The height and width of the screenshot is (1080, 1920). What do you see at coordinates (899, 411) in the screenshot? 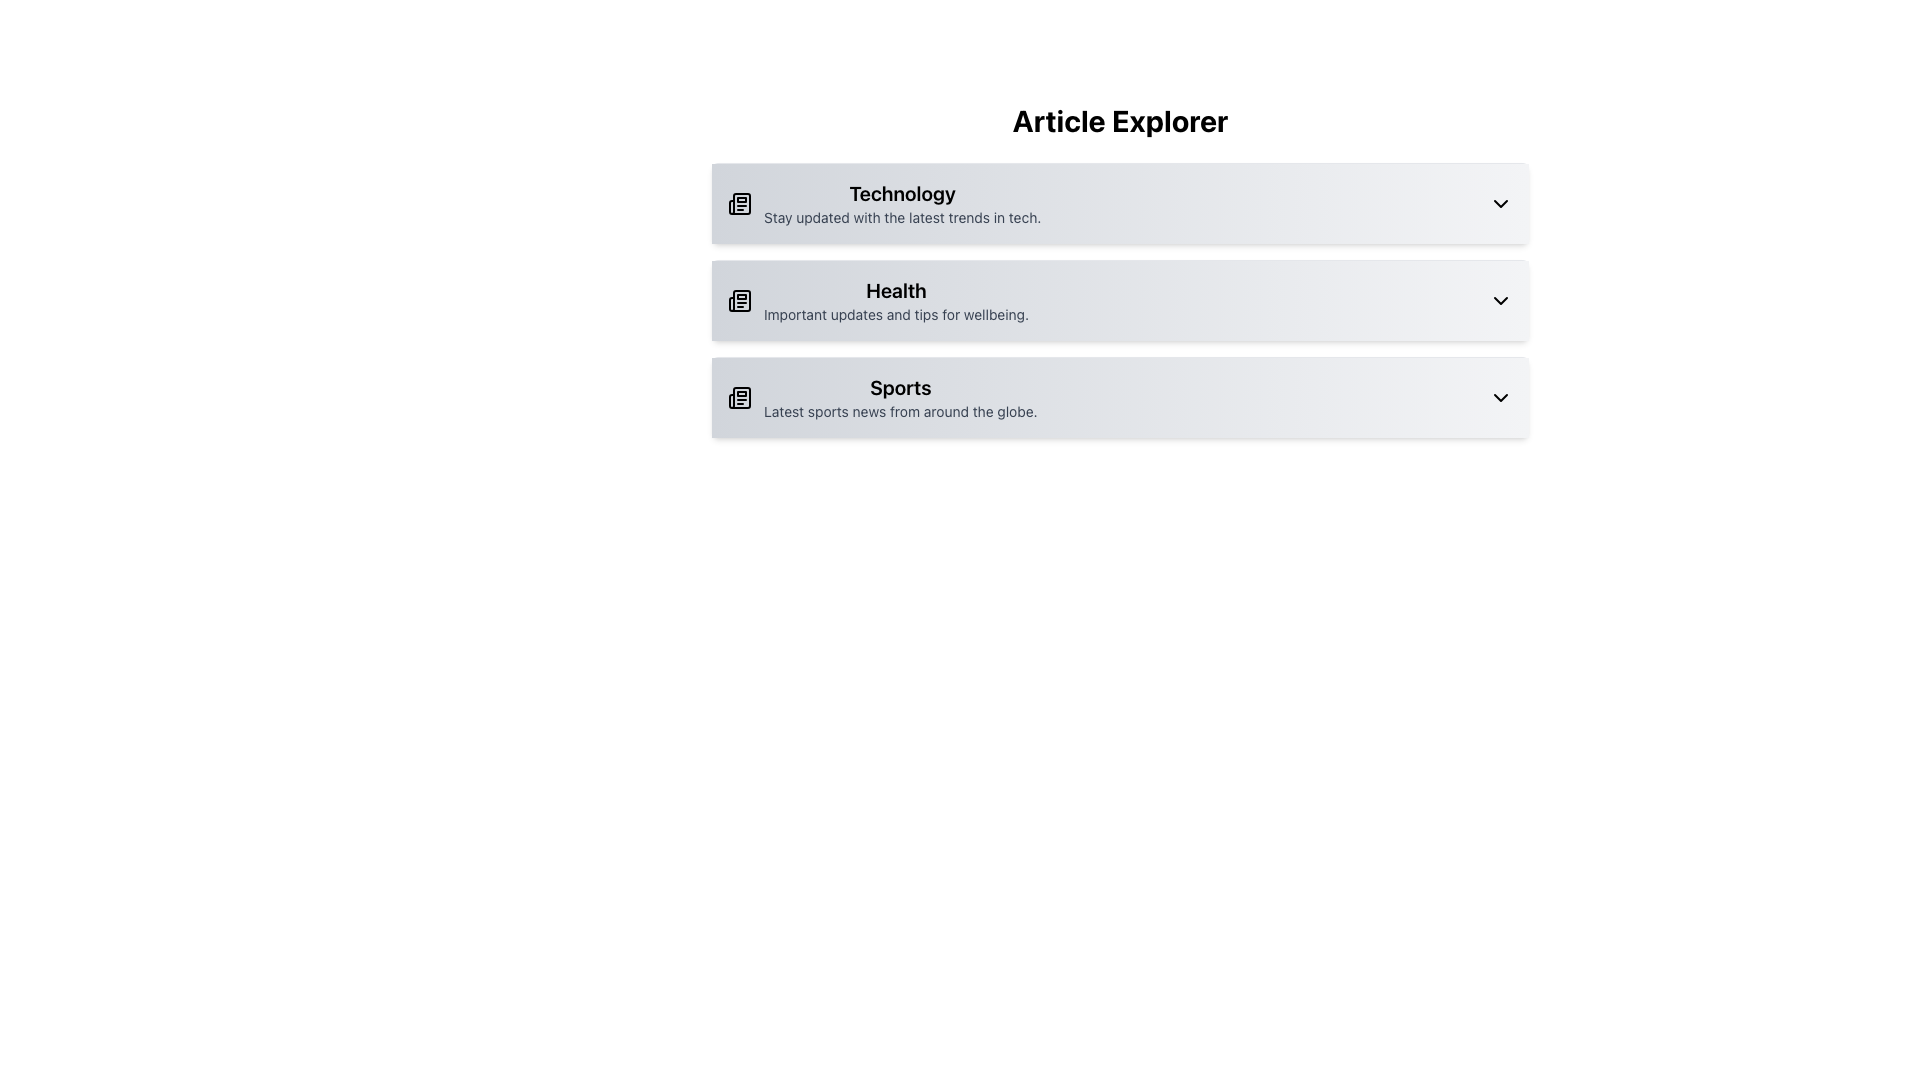
I see `the descriptive text element located under the 'Sports' heading, which provides a summary of the content related to the 'Sports' category` at bounding box center [899, 411].